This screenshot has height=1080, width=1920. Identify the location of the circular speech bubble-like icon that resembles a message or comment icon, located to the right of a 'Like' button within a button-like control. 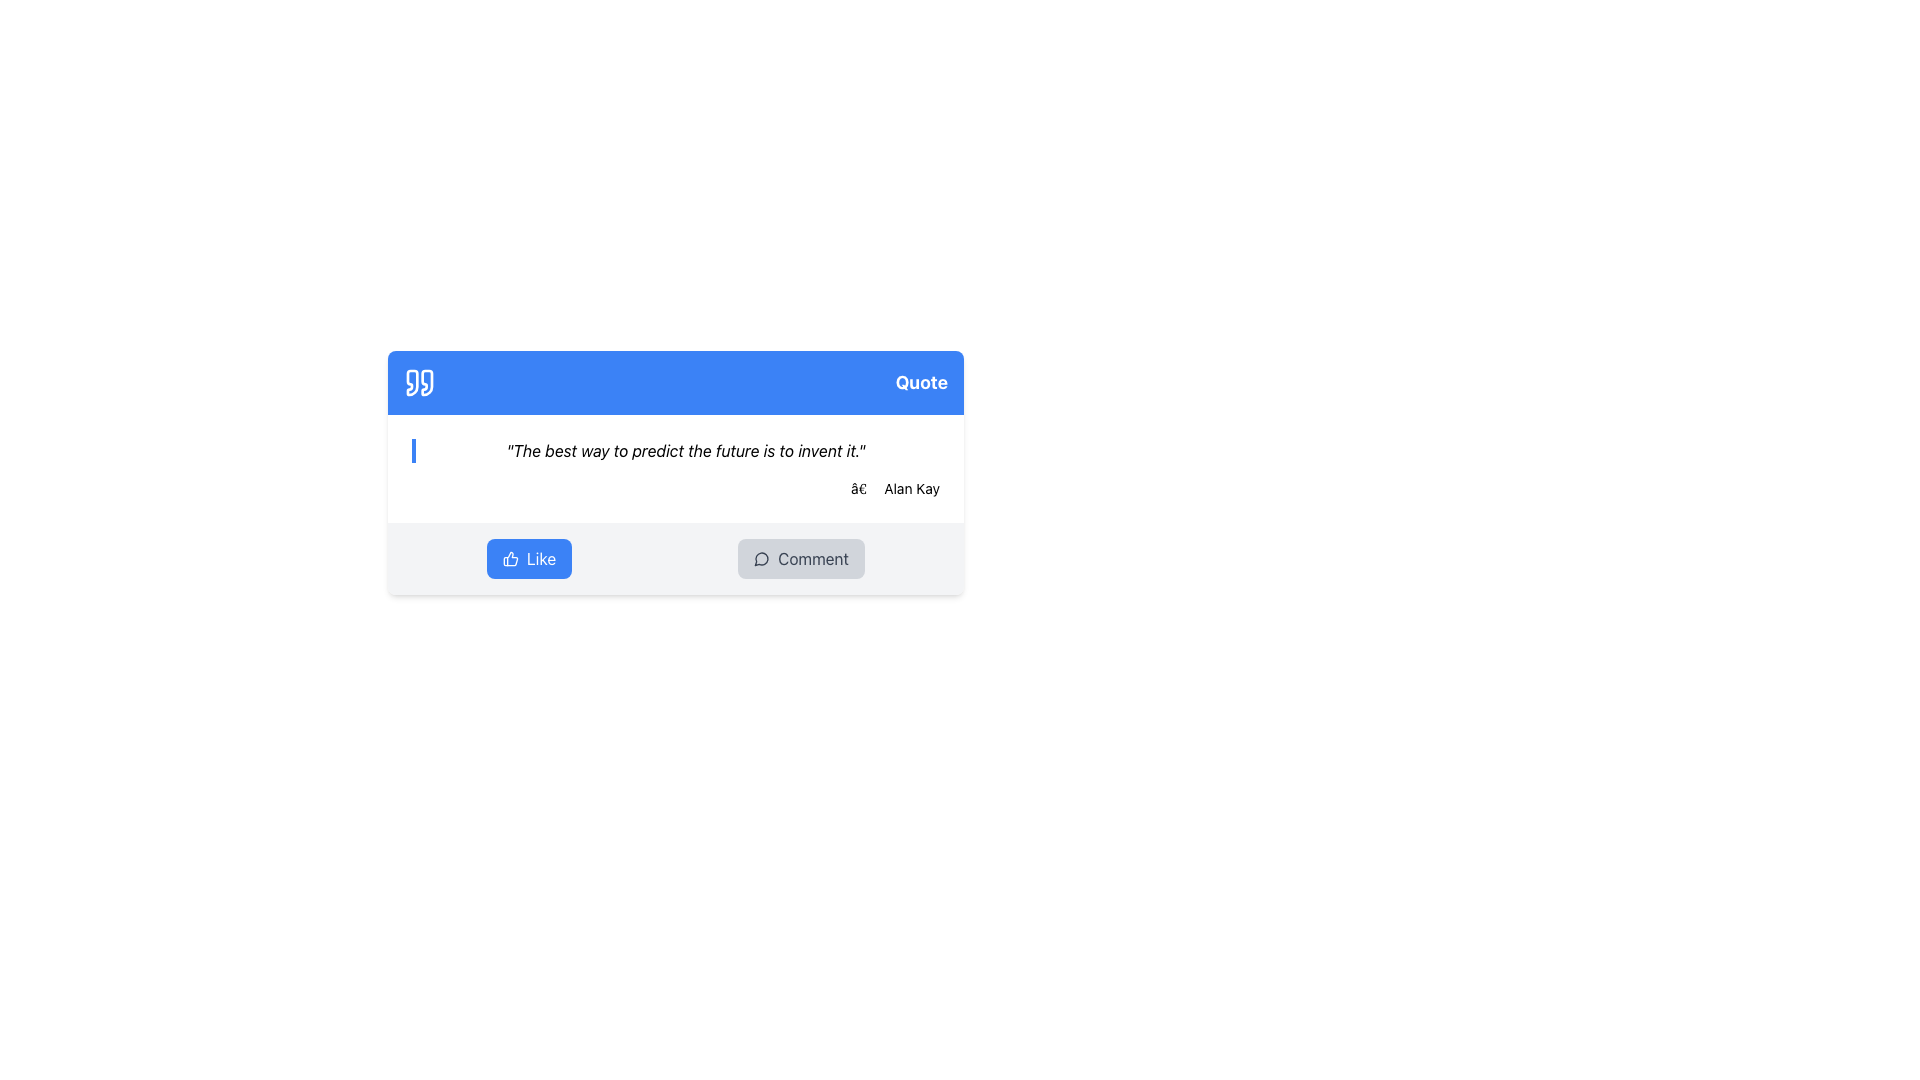
(760, 559).